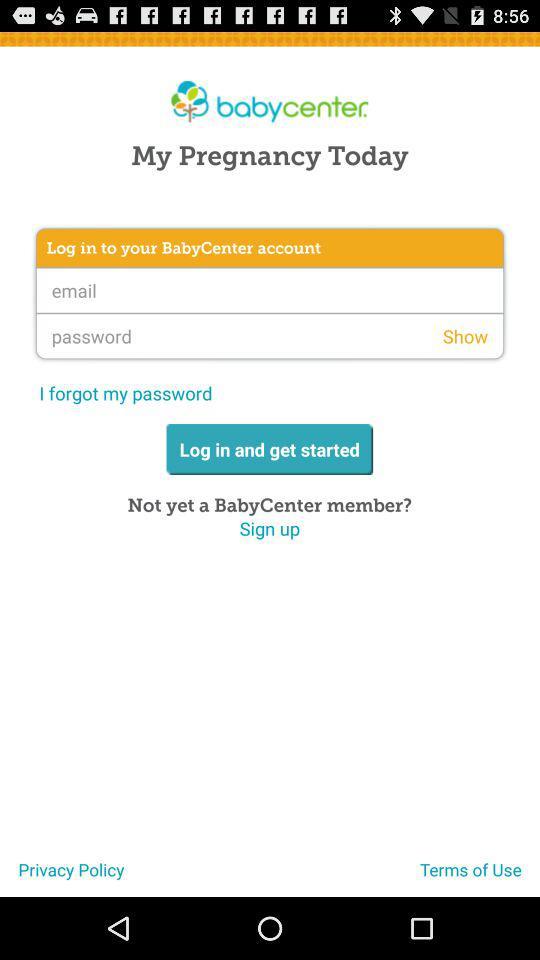  What do you see at coordinates (479, 876) in the screenshot?
I see `the app at the bottom right corner` at bounding box center [479, 876].